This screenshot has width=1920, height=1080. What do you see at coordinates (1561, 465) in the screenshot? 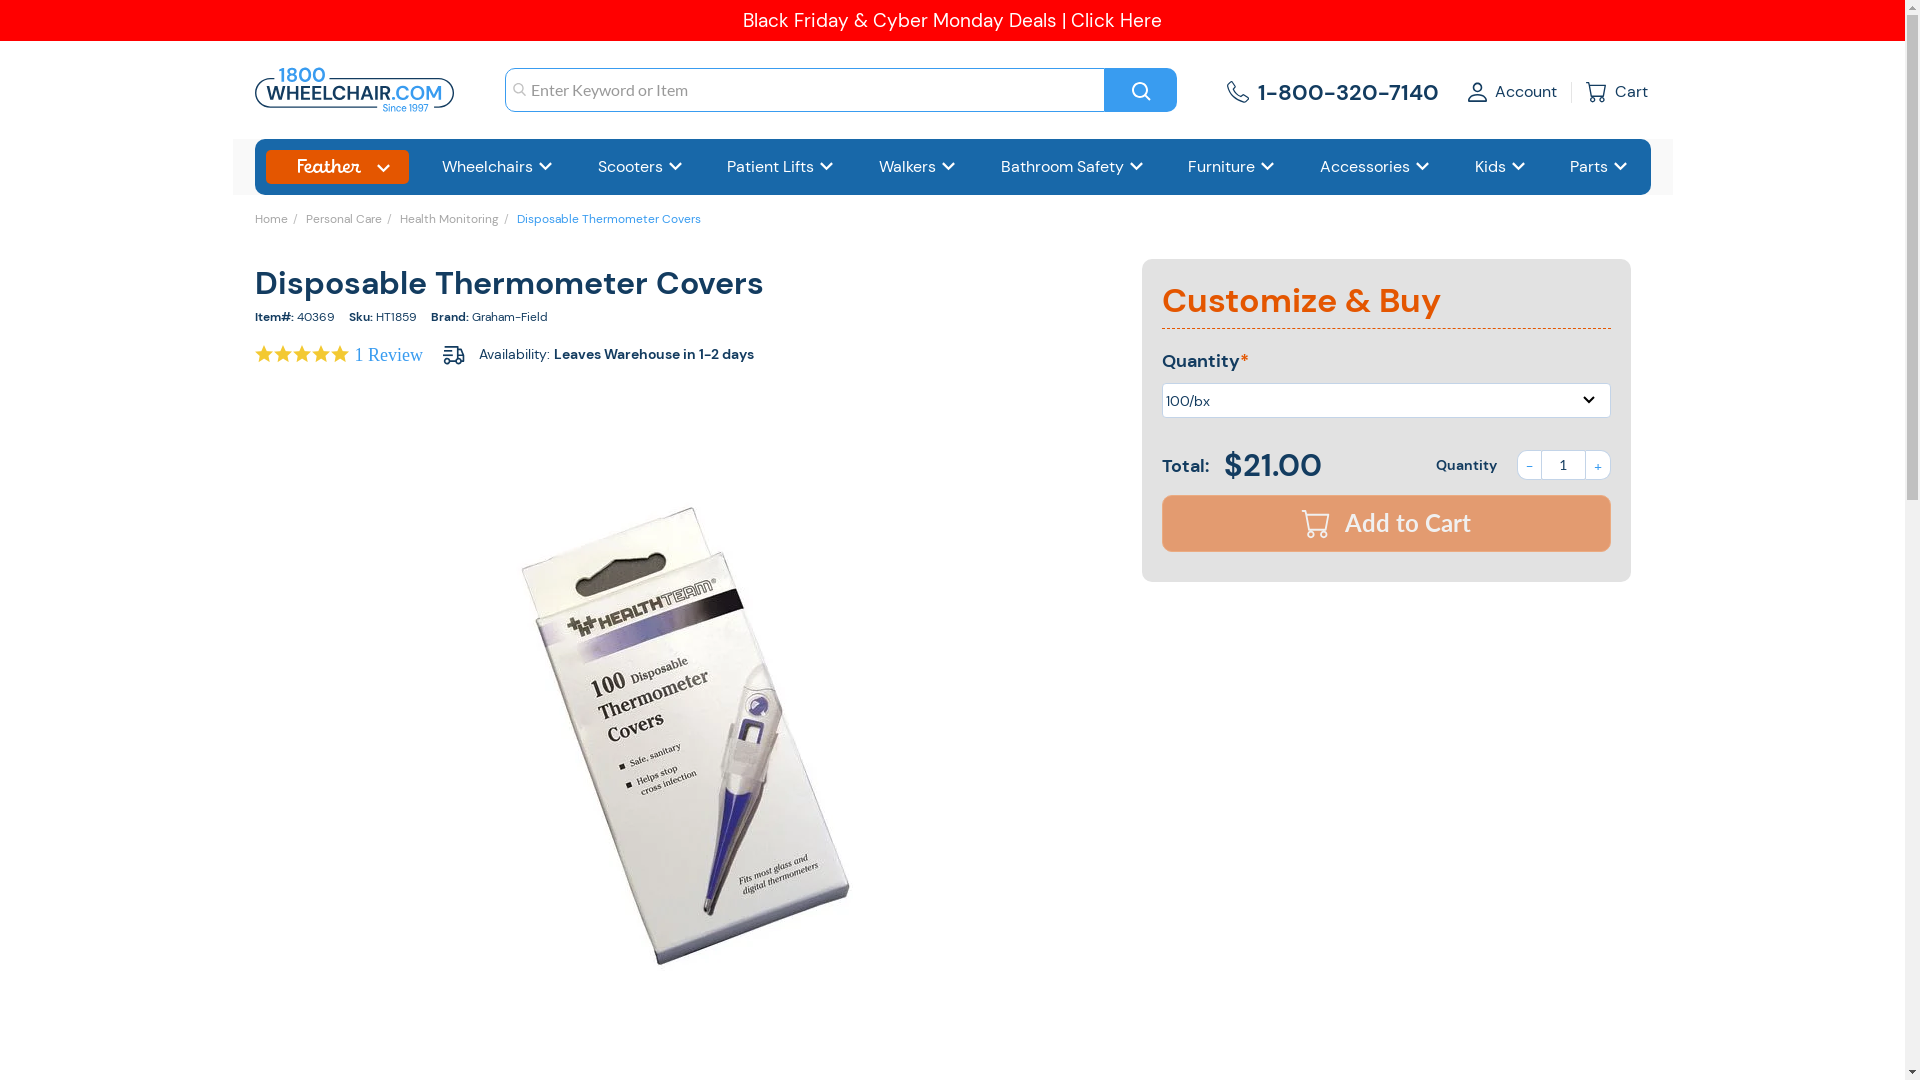
I see `'Qty'` at bounding box center [1561, 465].